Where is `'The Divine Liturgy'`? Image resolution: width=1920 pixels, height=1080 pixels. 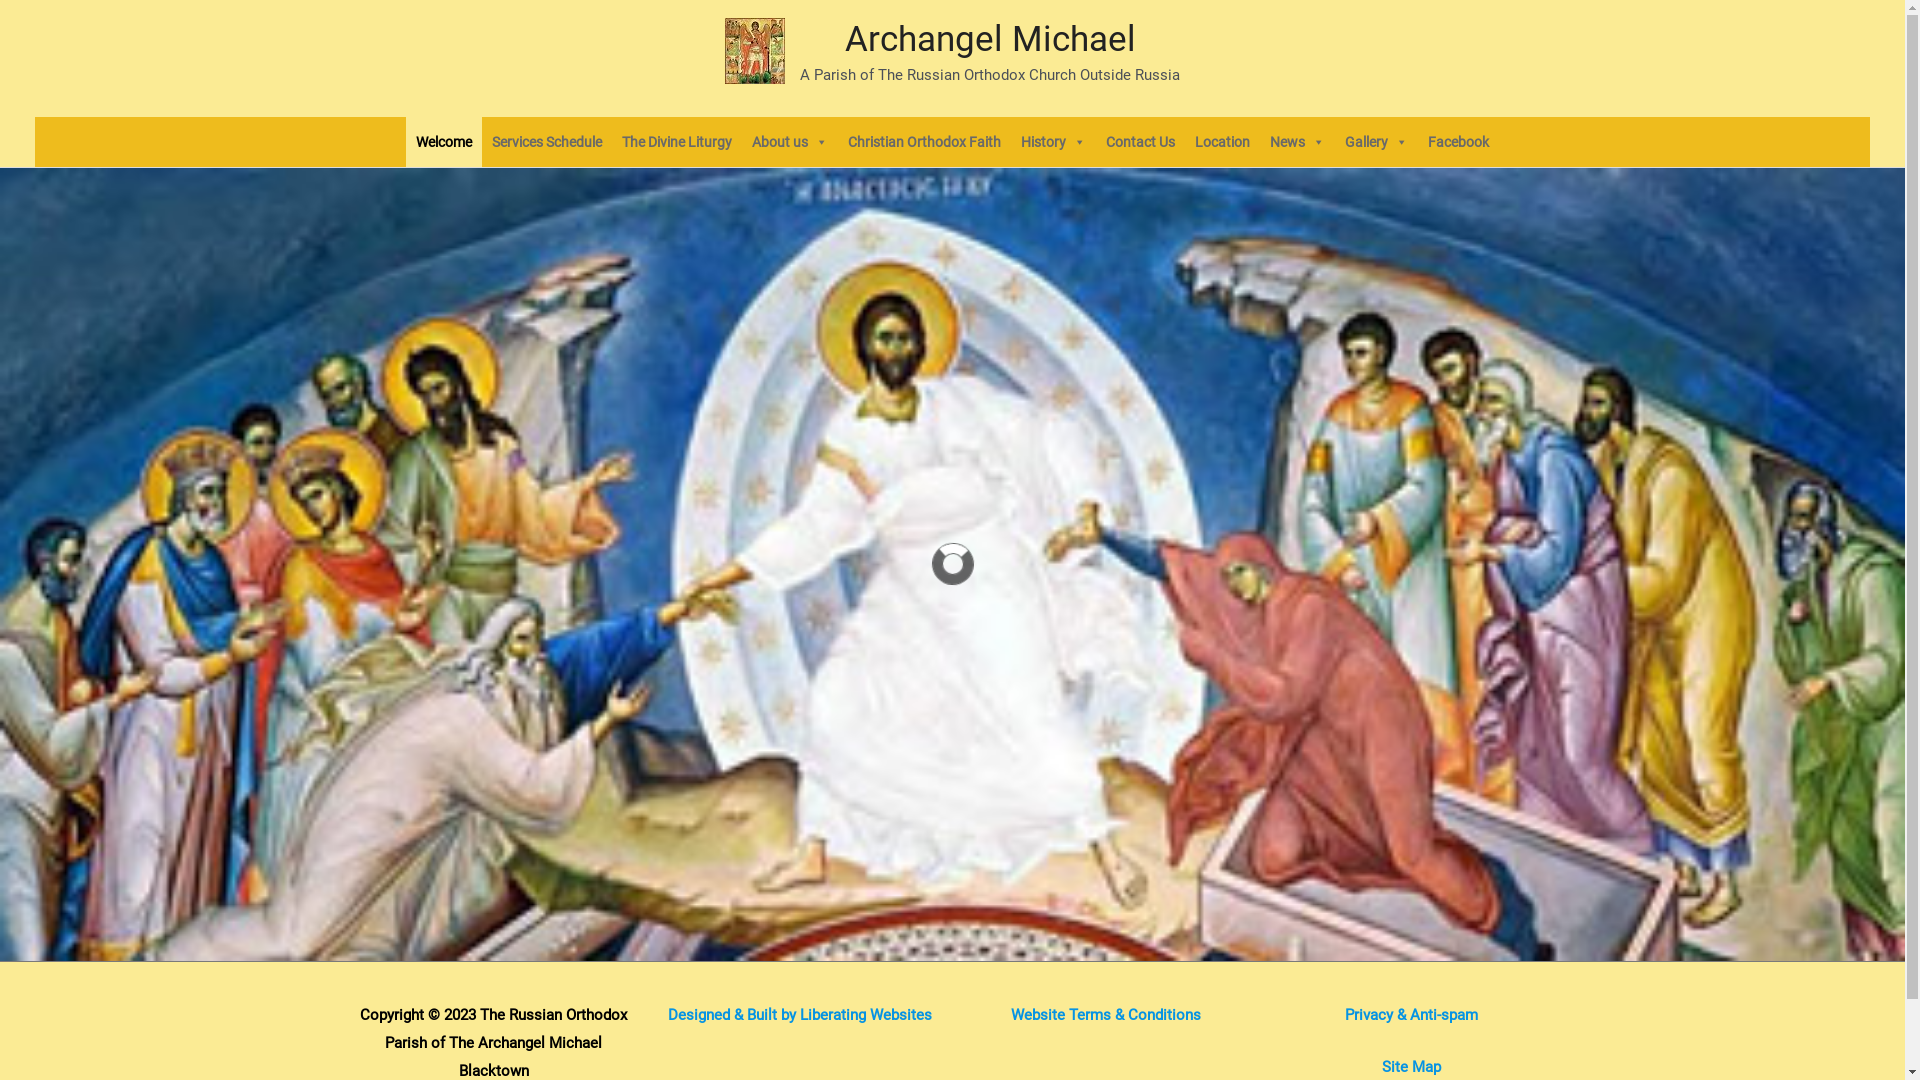 'The Divine Liturgy' is located at coordinates (676, 140).